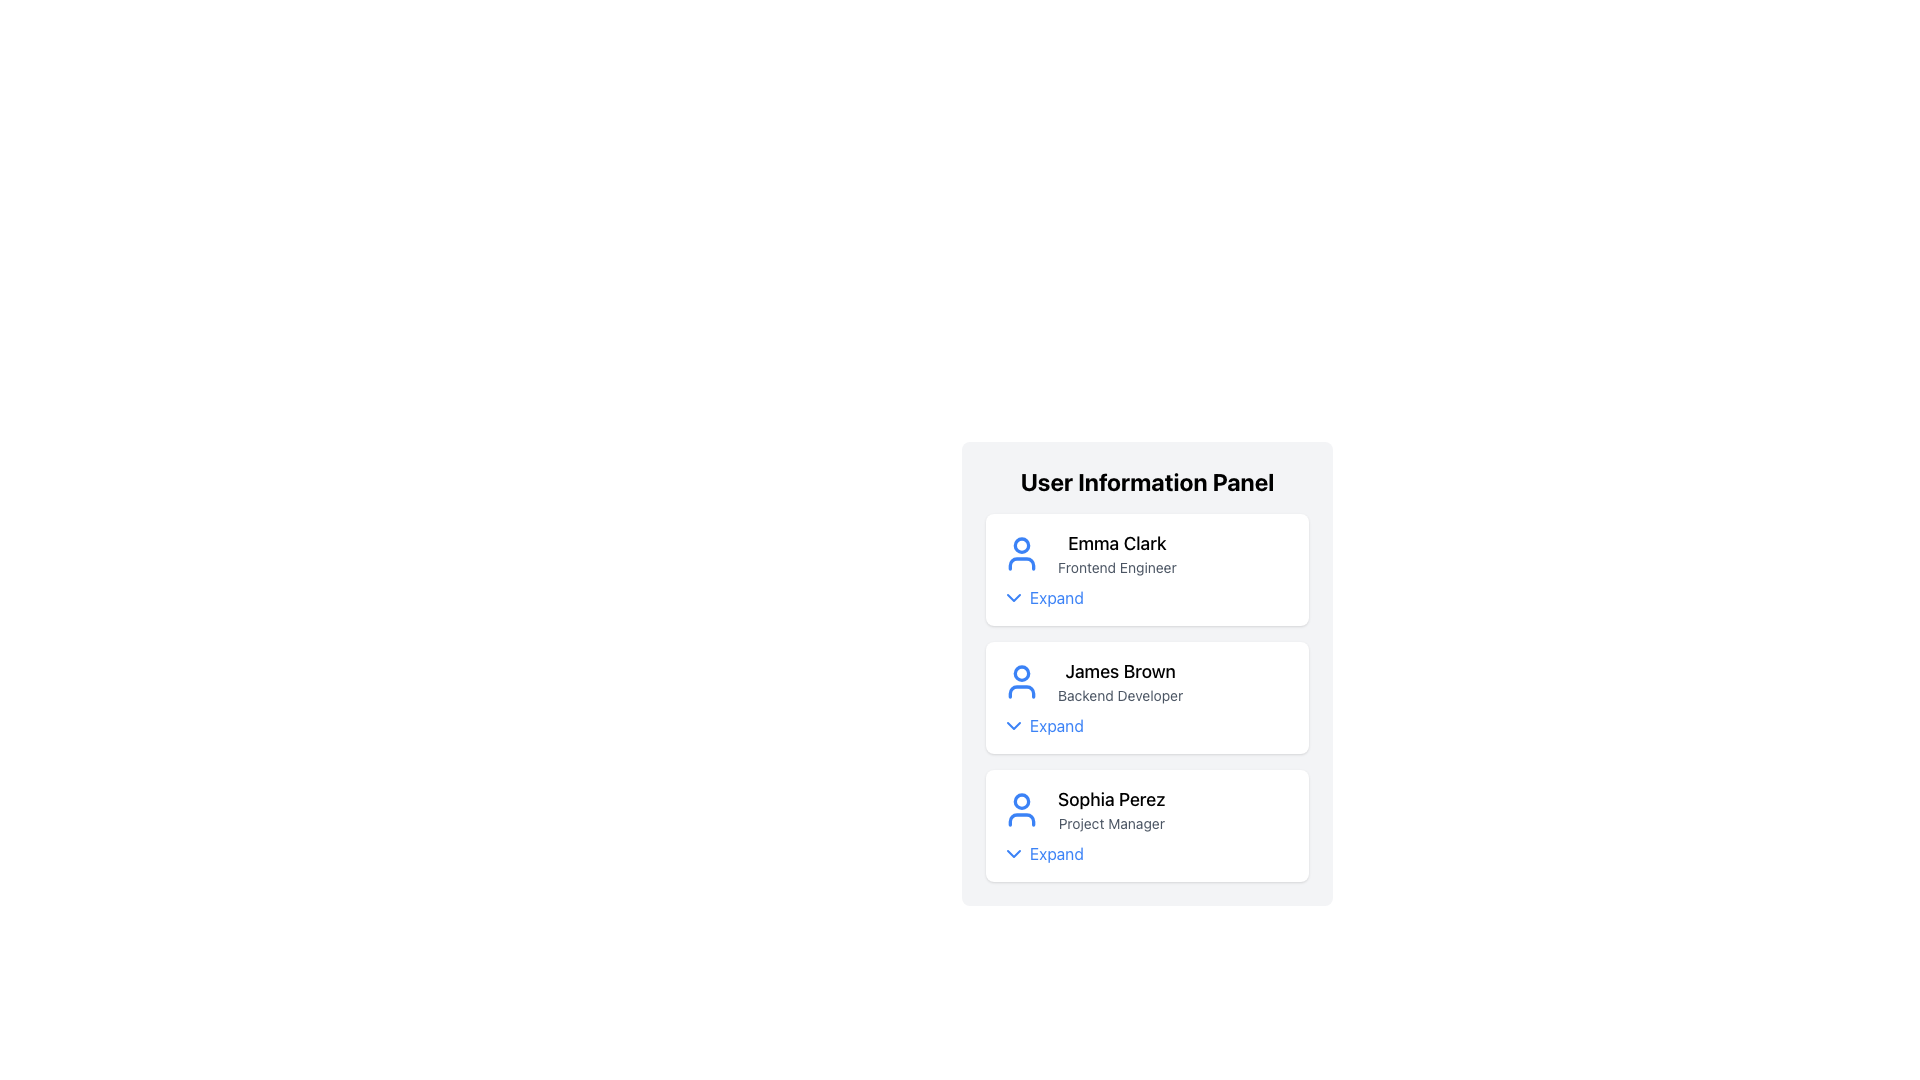 Image resolution: width=1920 pixels, height=1080 pixels. What do you see at coordinates (1022, 545) in the screenshot?
I see `the graphical representation of the user profile icon located in the first list item of the 'User Information Panel' section under 'Emma Clark, Frontend Engineer'` at bounding box center [1022, 545].